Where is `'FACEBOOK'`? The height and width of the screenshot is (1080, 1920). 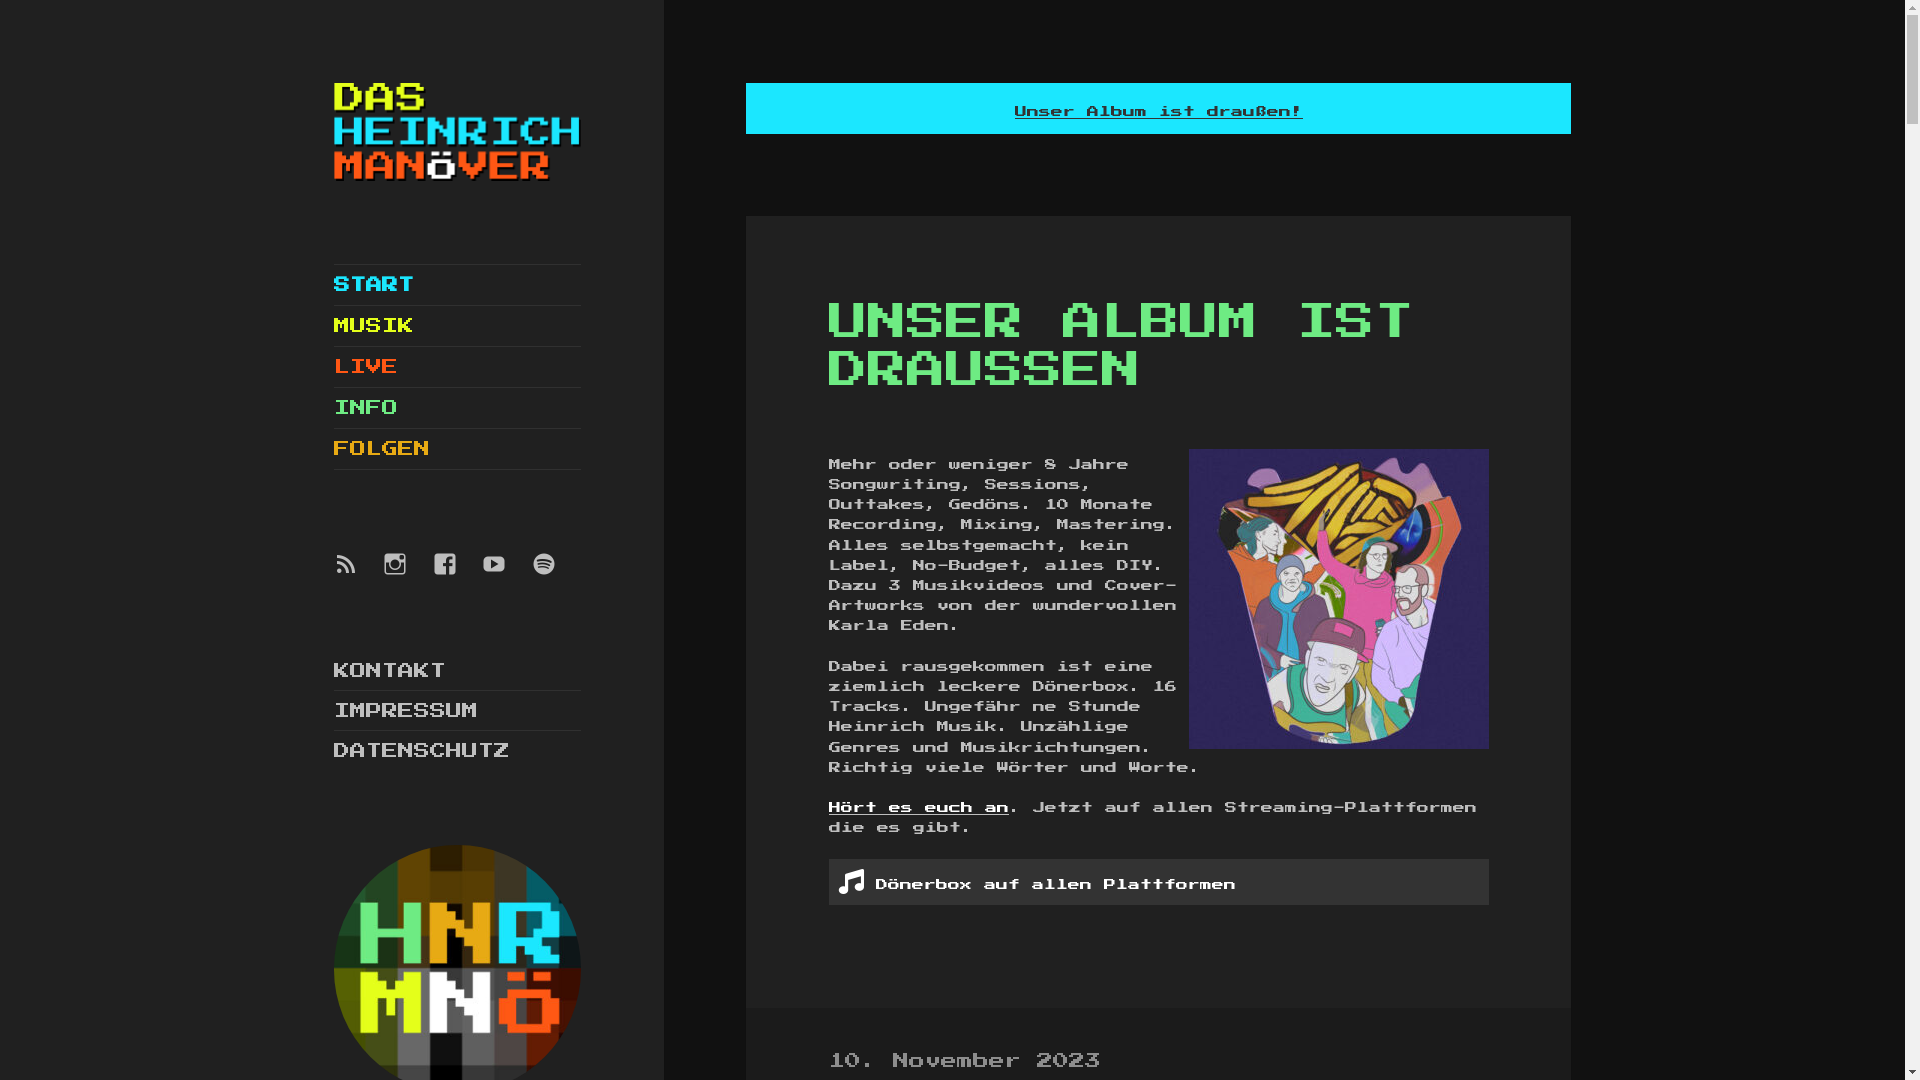 'FACEBOOK' is located at coordinates (455, 575).